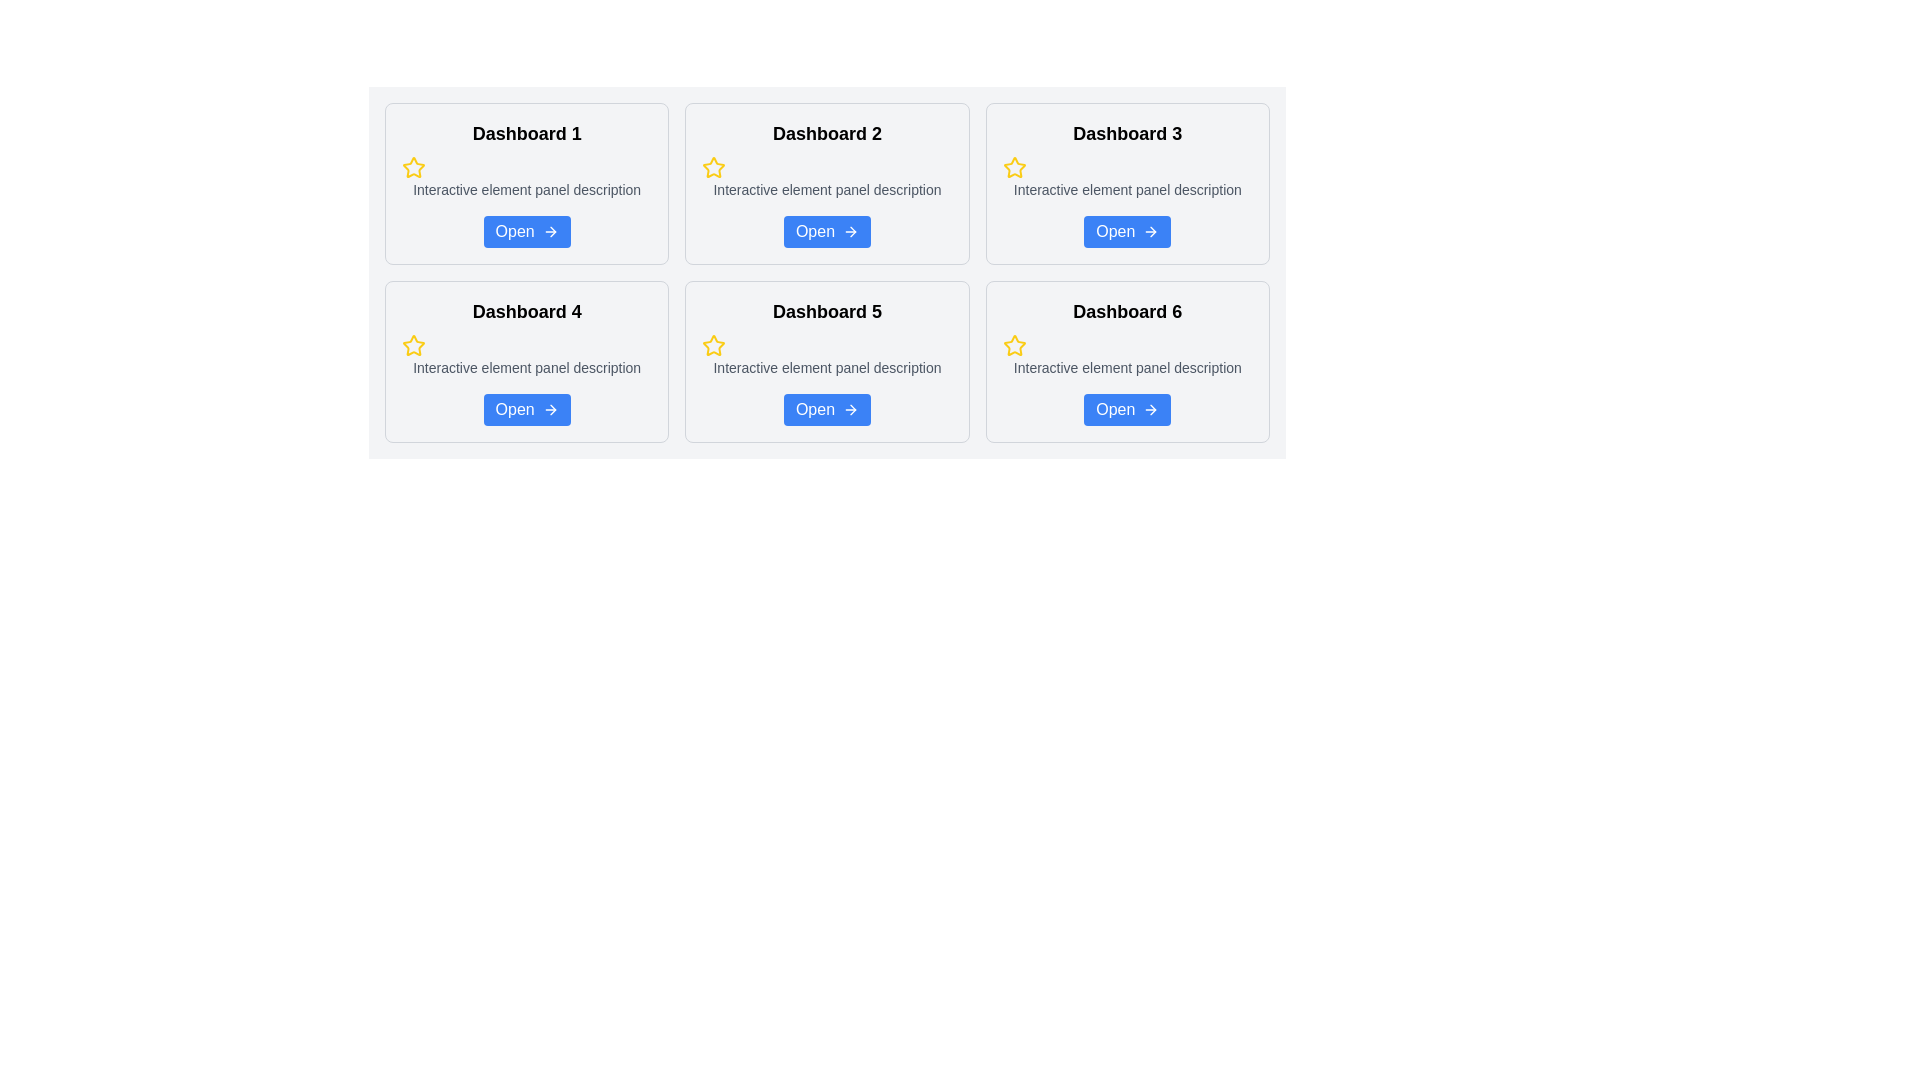 The height and width of the screenshot is (1080, 1920). I want to click on the star-shaped icon with a gold outline located in the top-left corner of the 'Dashboard 4' card to potentially reveal additional information, so click(412, 344).